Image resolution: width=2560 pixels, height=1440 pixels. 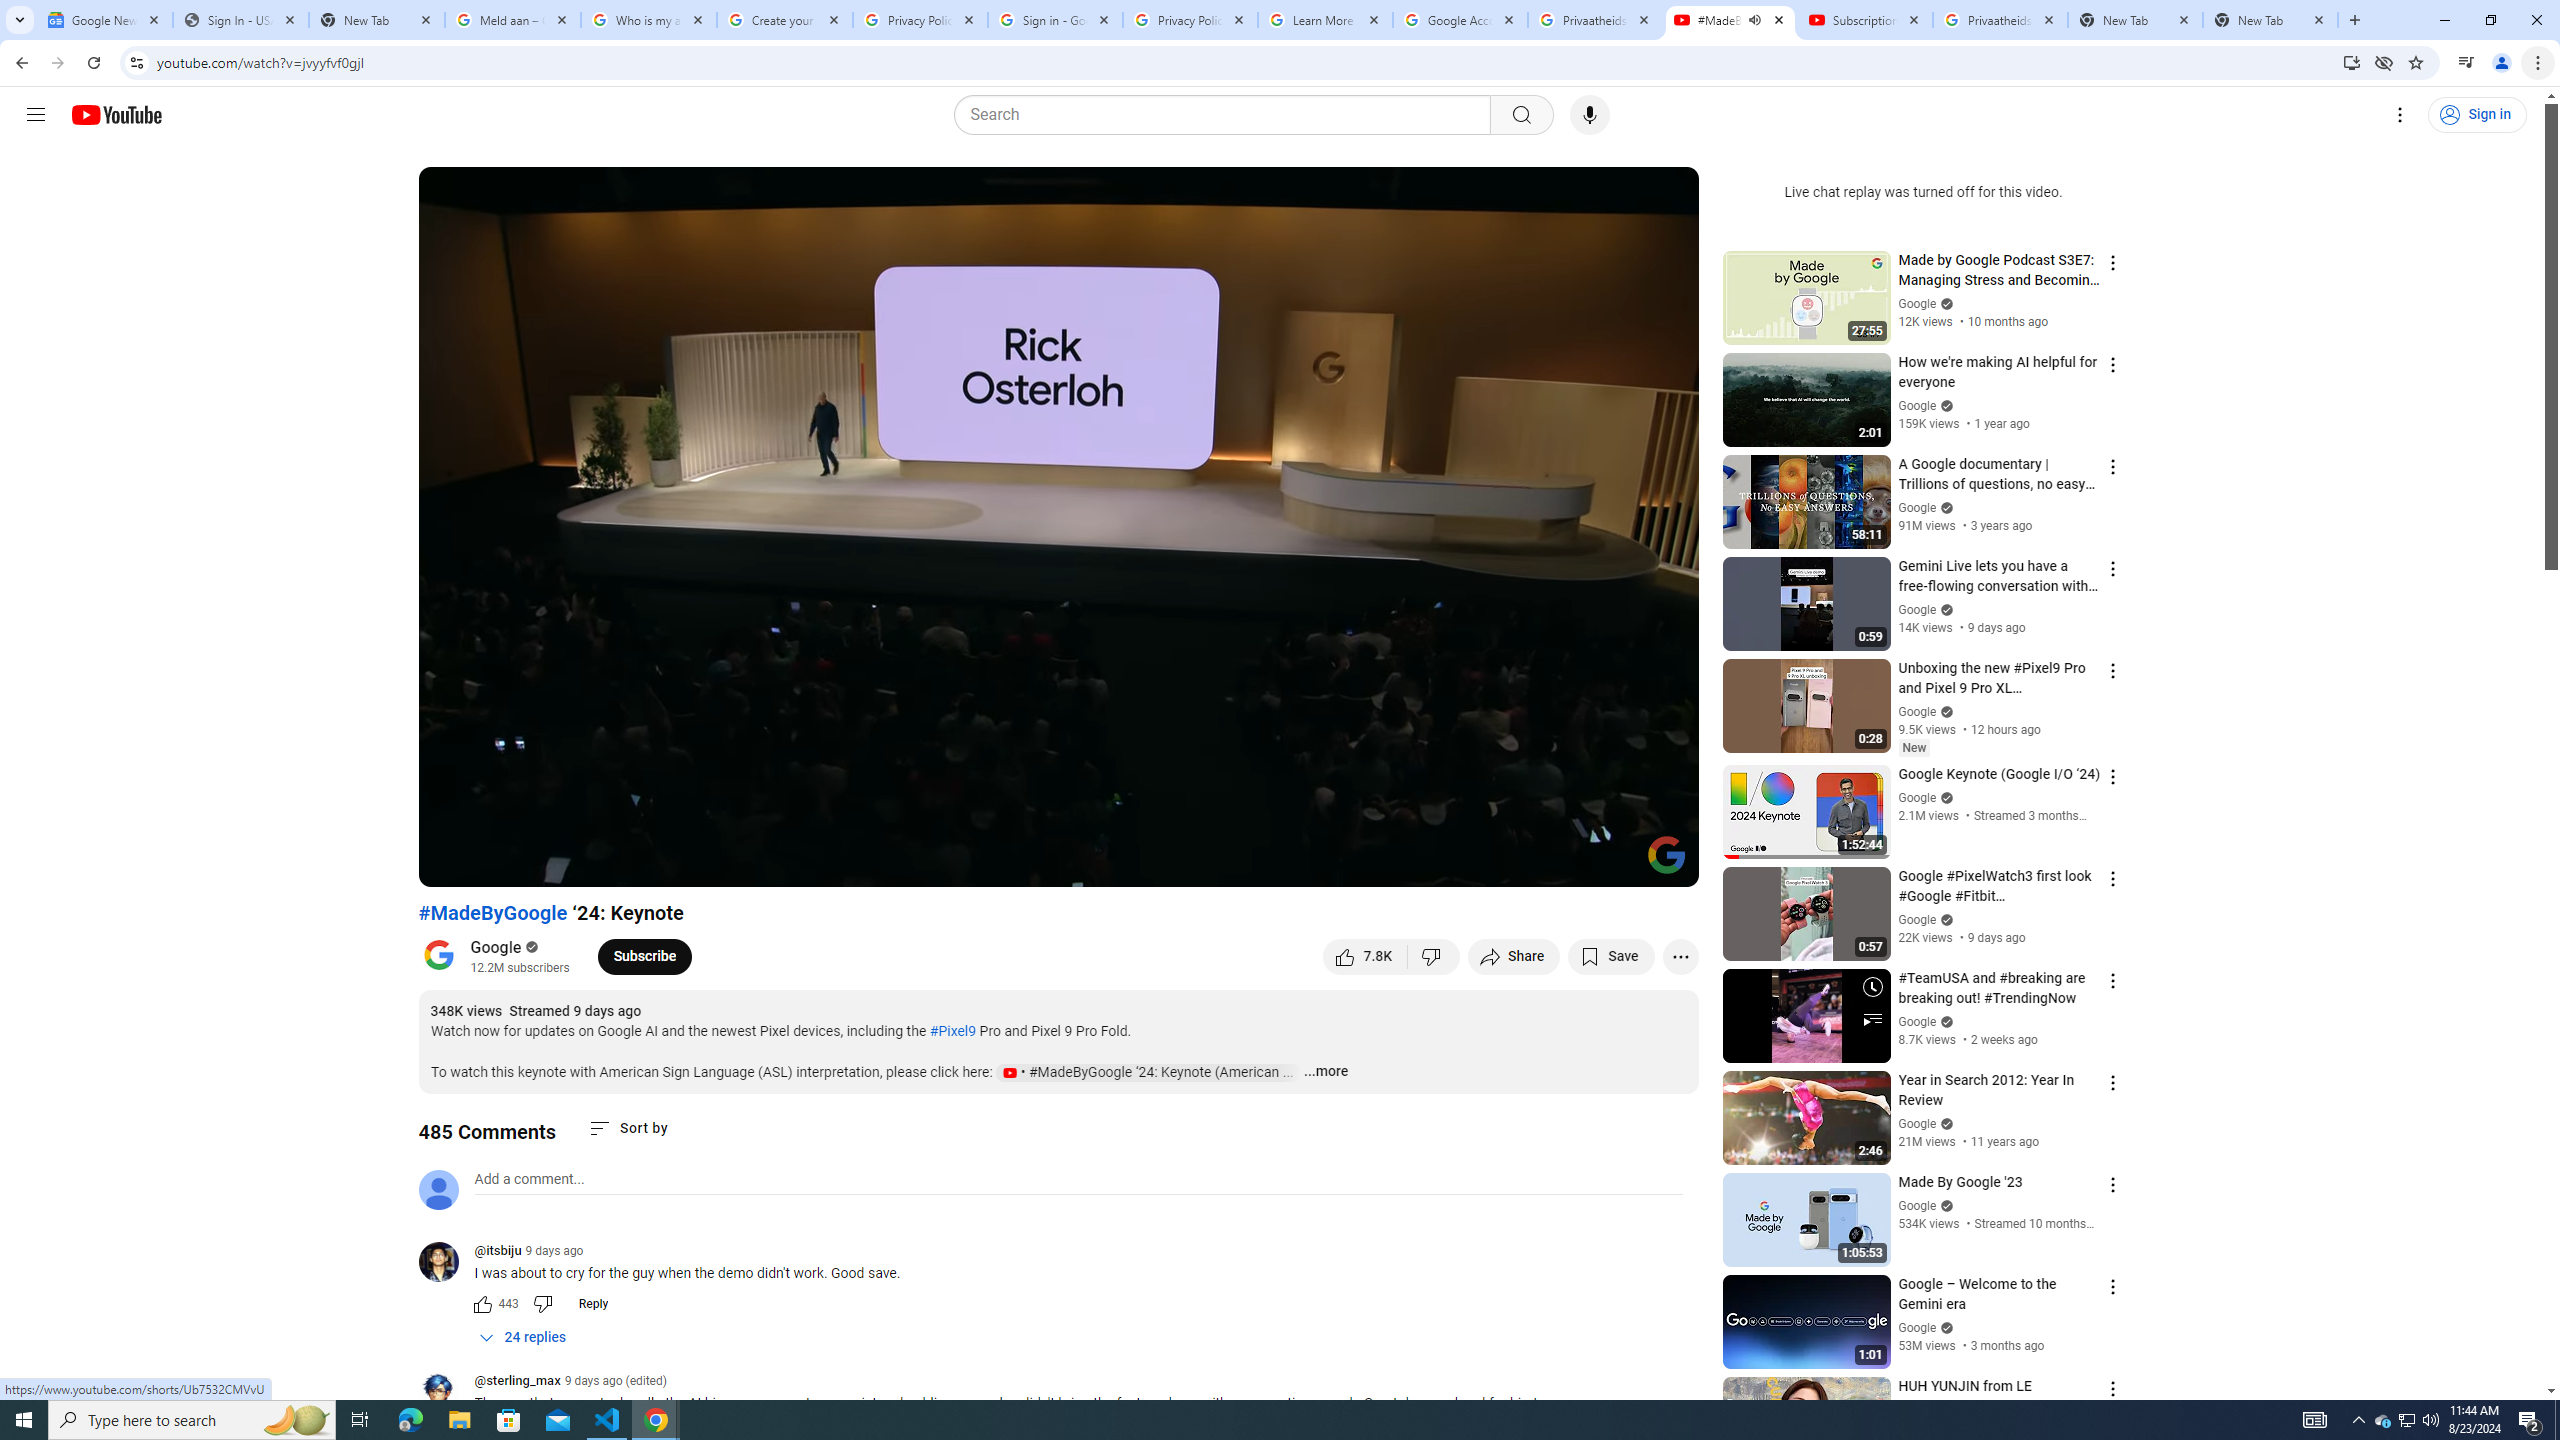 I want to click on '#MadeByGoogle', so click(x=492, y=911).